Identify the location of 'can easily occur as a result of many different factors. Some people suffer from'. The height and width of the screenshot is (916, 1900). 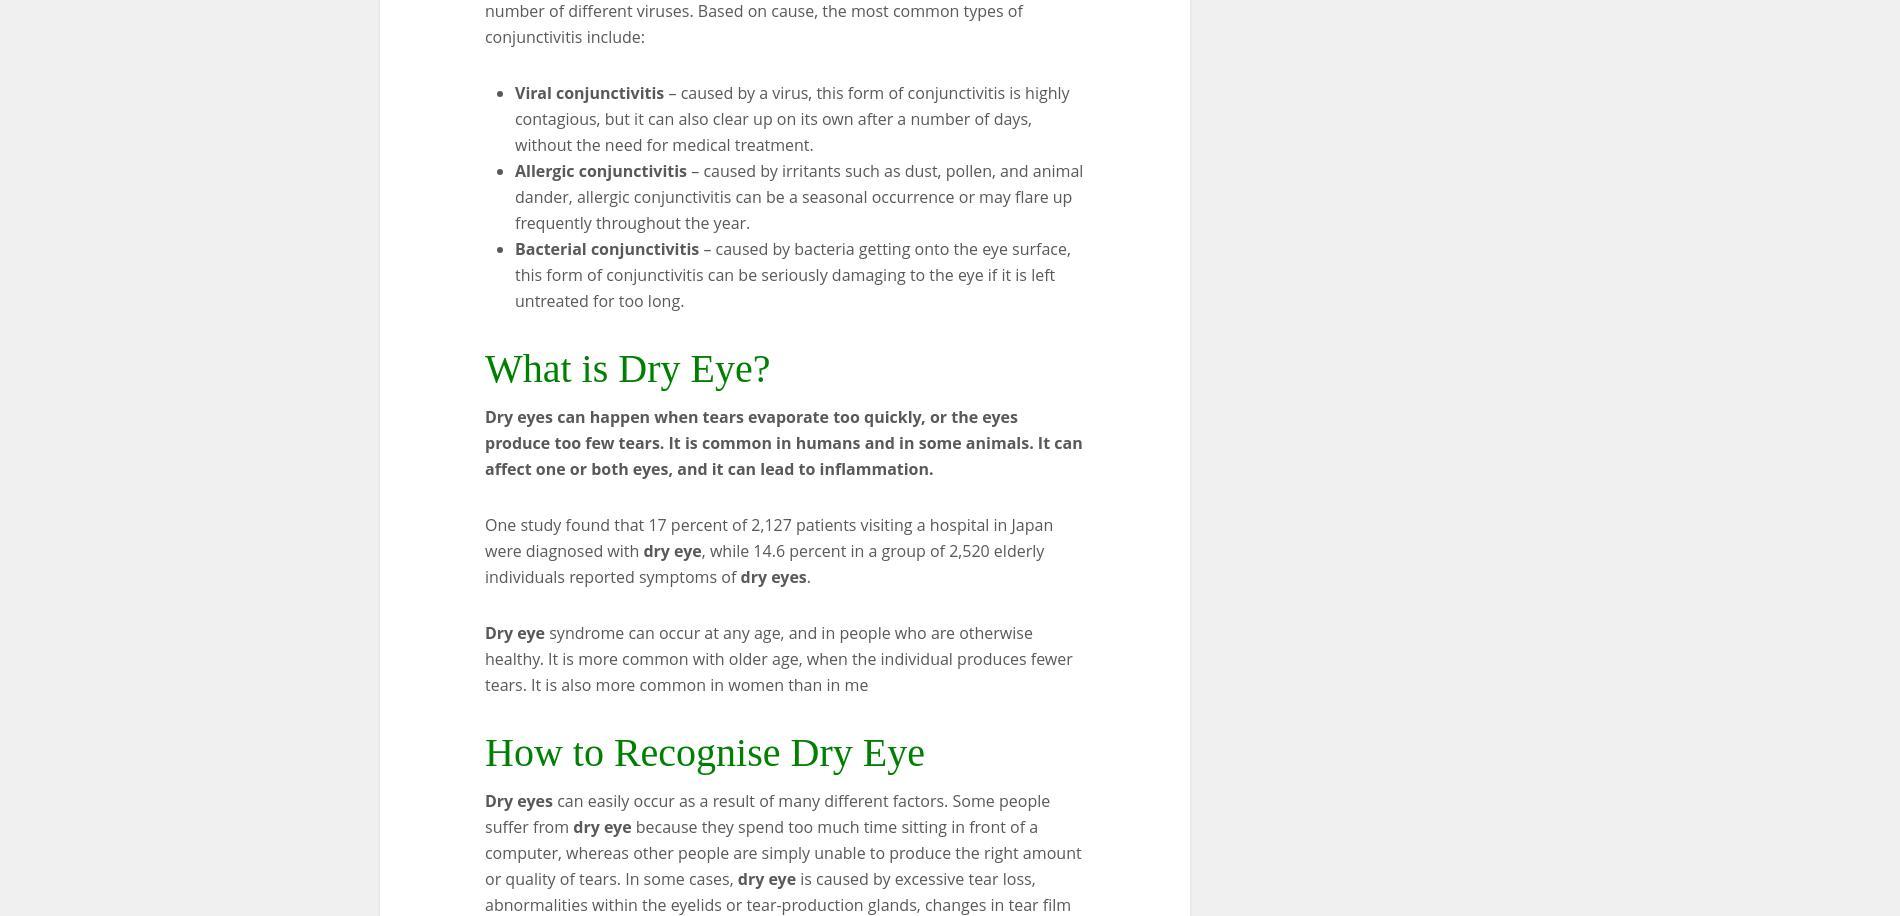
(485, 813).